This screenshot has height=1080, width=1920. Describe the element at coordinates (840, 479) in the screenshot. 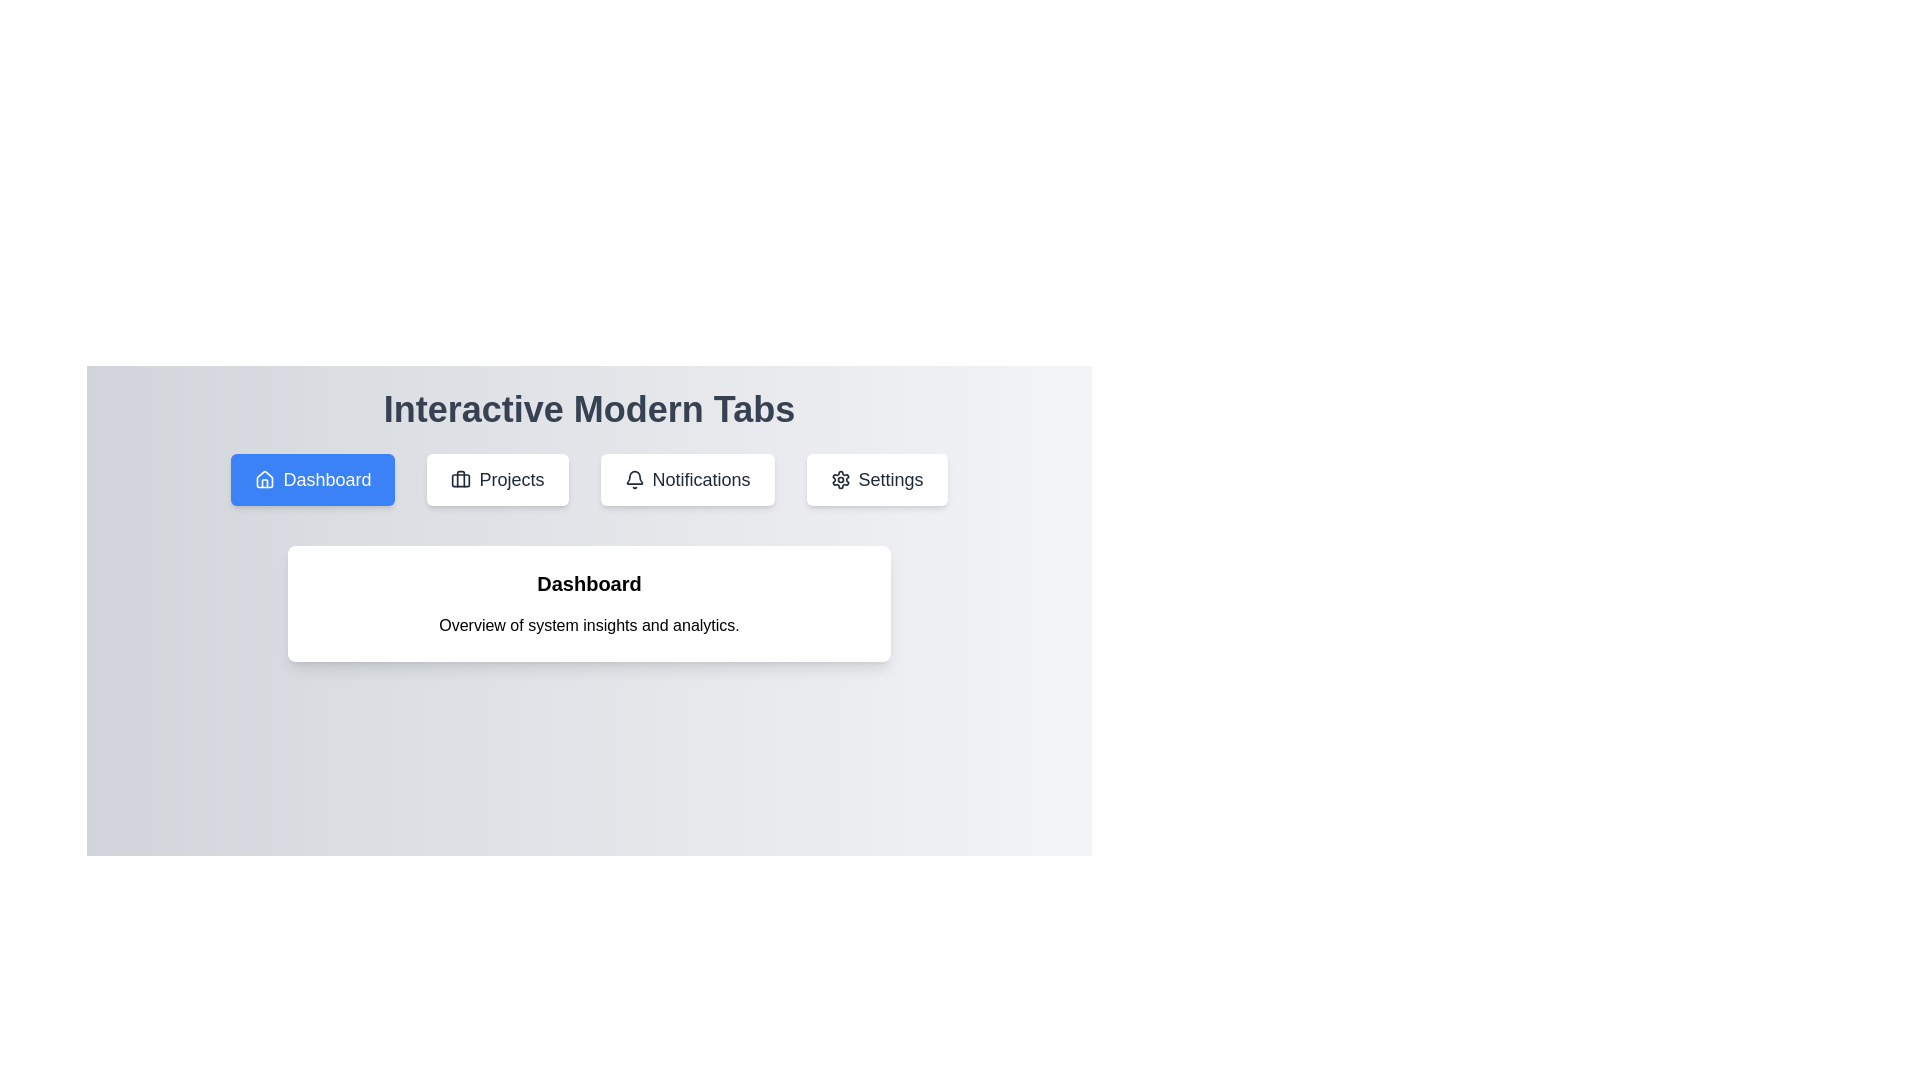

I see `the gear icon located in the rightmost section of the horizontal navigation bar, which represents settings or configurations` at that location.